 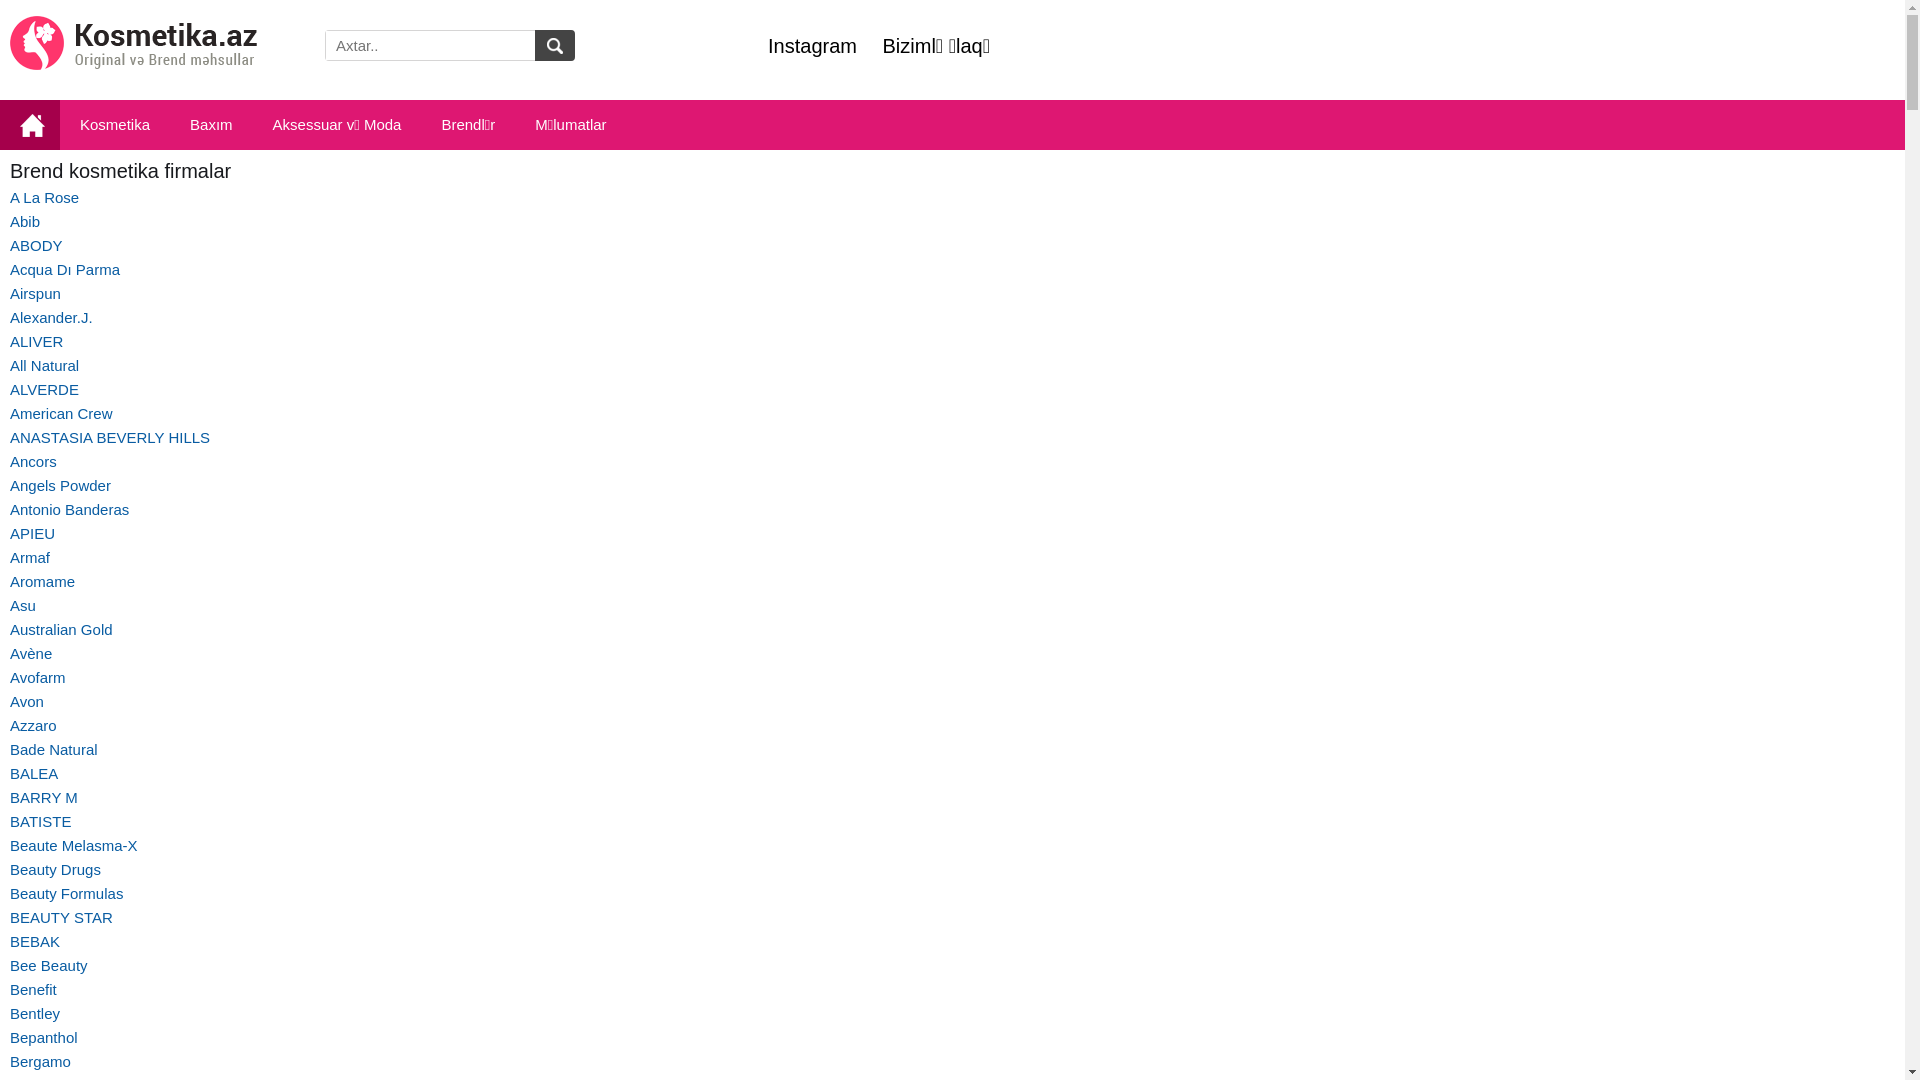 I want to click on 'Aromame', so click(x=42, y=581).